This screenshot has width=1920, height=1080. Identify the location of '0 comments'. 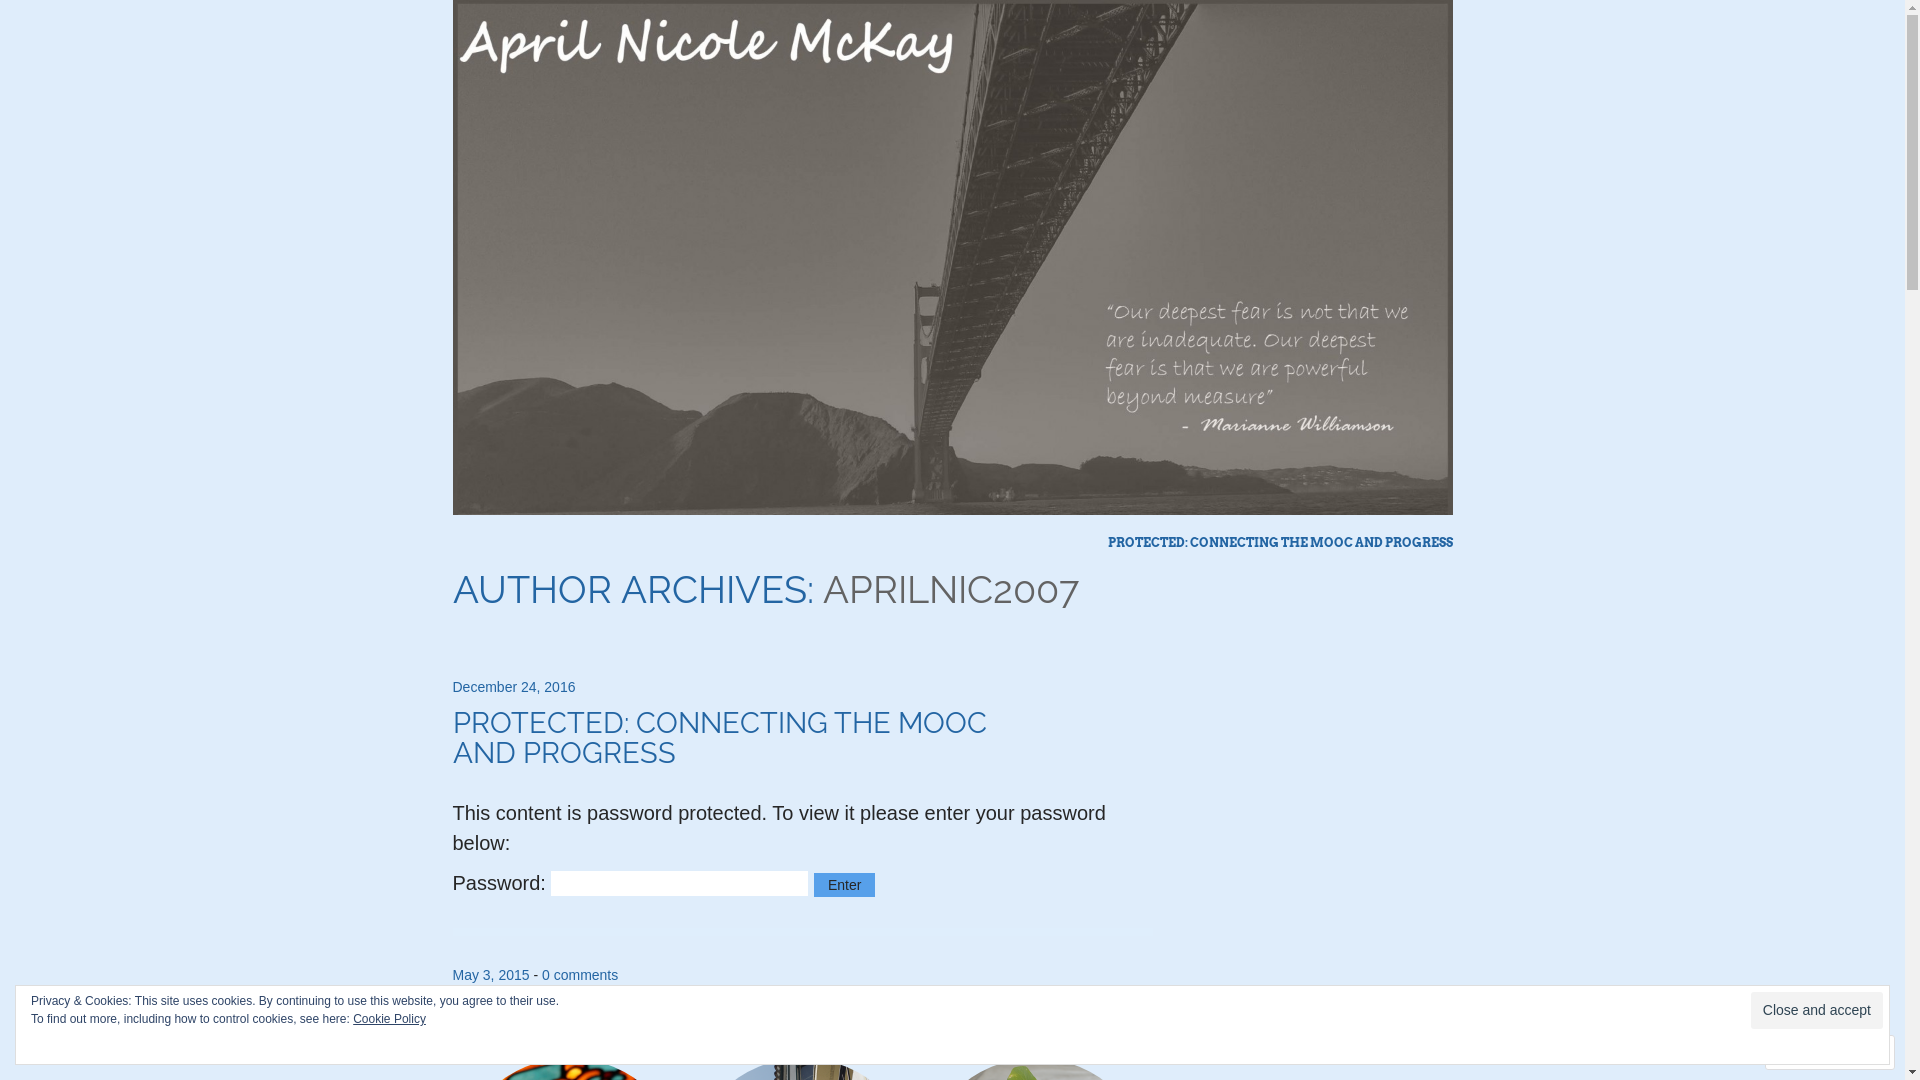
(579, 974).